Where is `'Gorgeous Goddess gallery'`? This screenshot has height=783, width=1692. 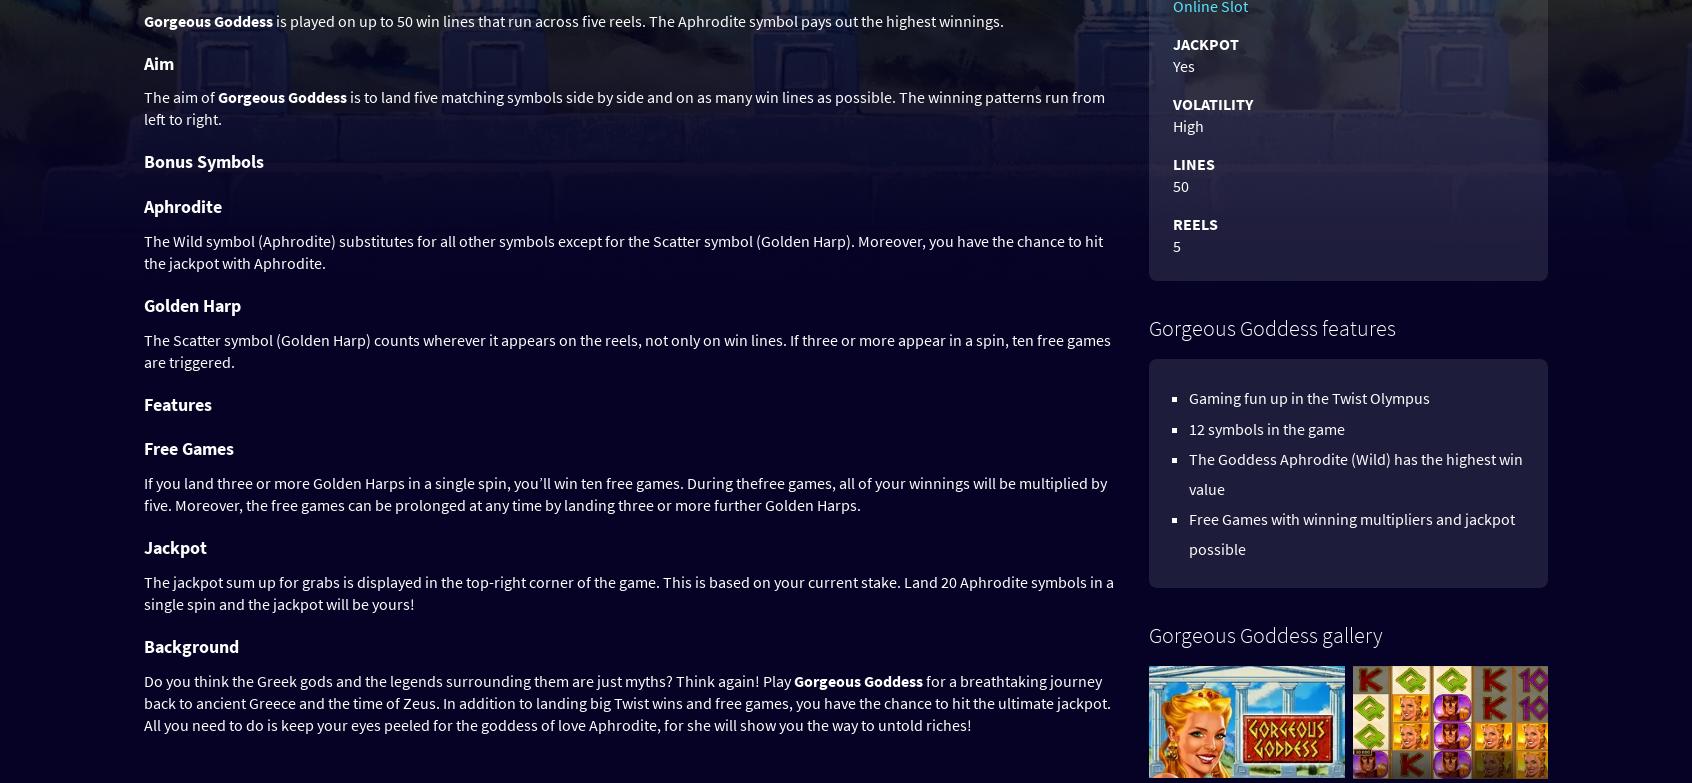
'Gorgeous Goddess gallery' is located at coordinates (1265, 632).